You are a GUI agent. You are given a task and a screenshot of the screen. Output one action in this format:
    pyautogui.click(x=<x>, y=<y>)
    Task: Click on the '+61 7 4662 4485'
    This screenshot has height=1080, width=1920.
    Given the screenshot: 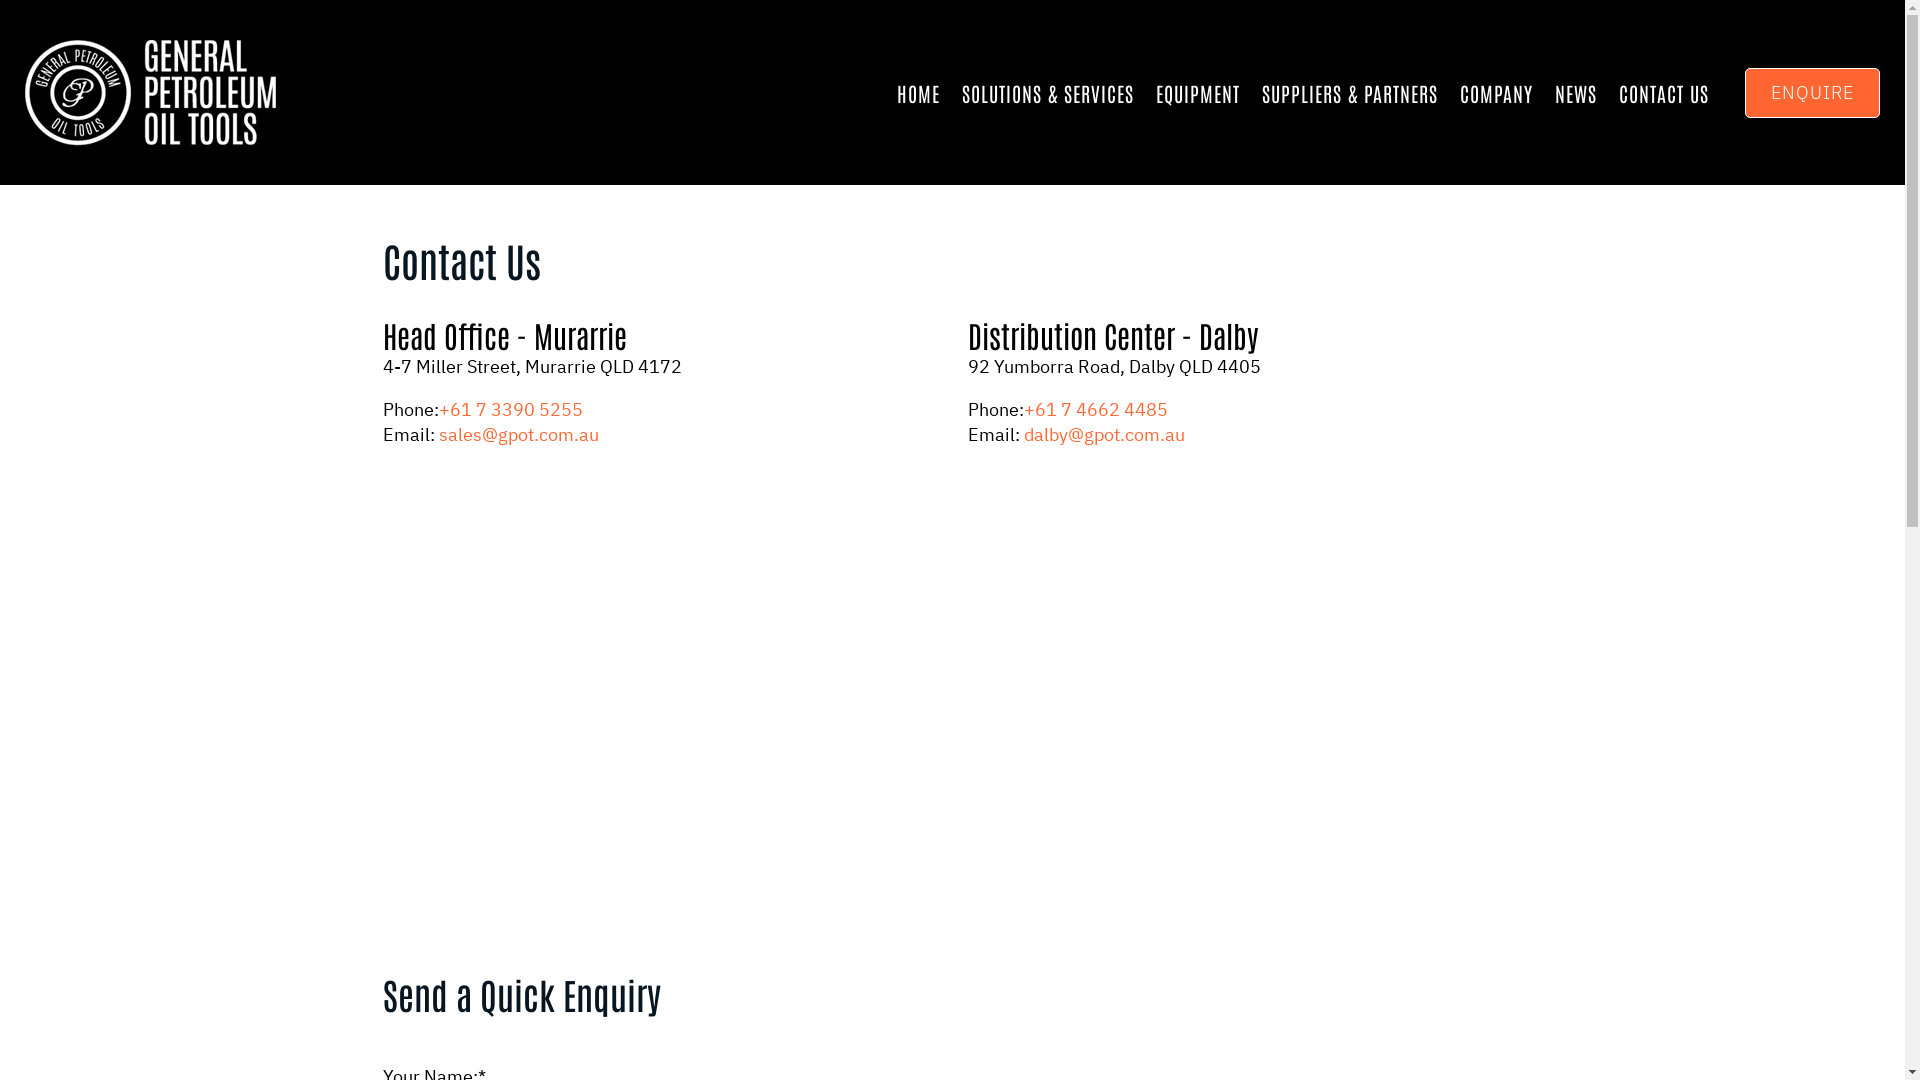 What is the action you would take?
    pyautogui.click(x=1094, y=408)
    